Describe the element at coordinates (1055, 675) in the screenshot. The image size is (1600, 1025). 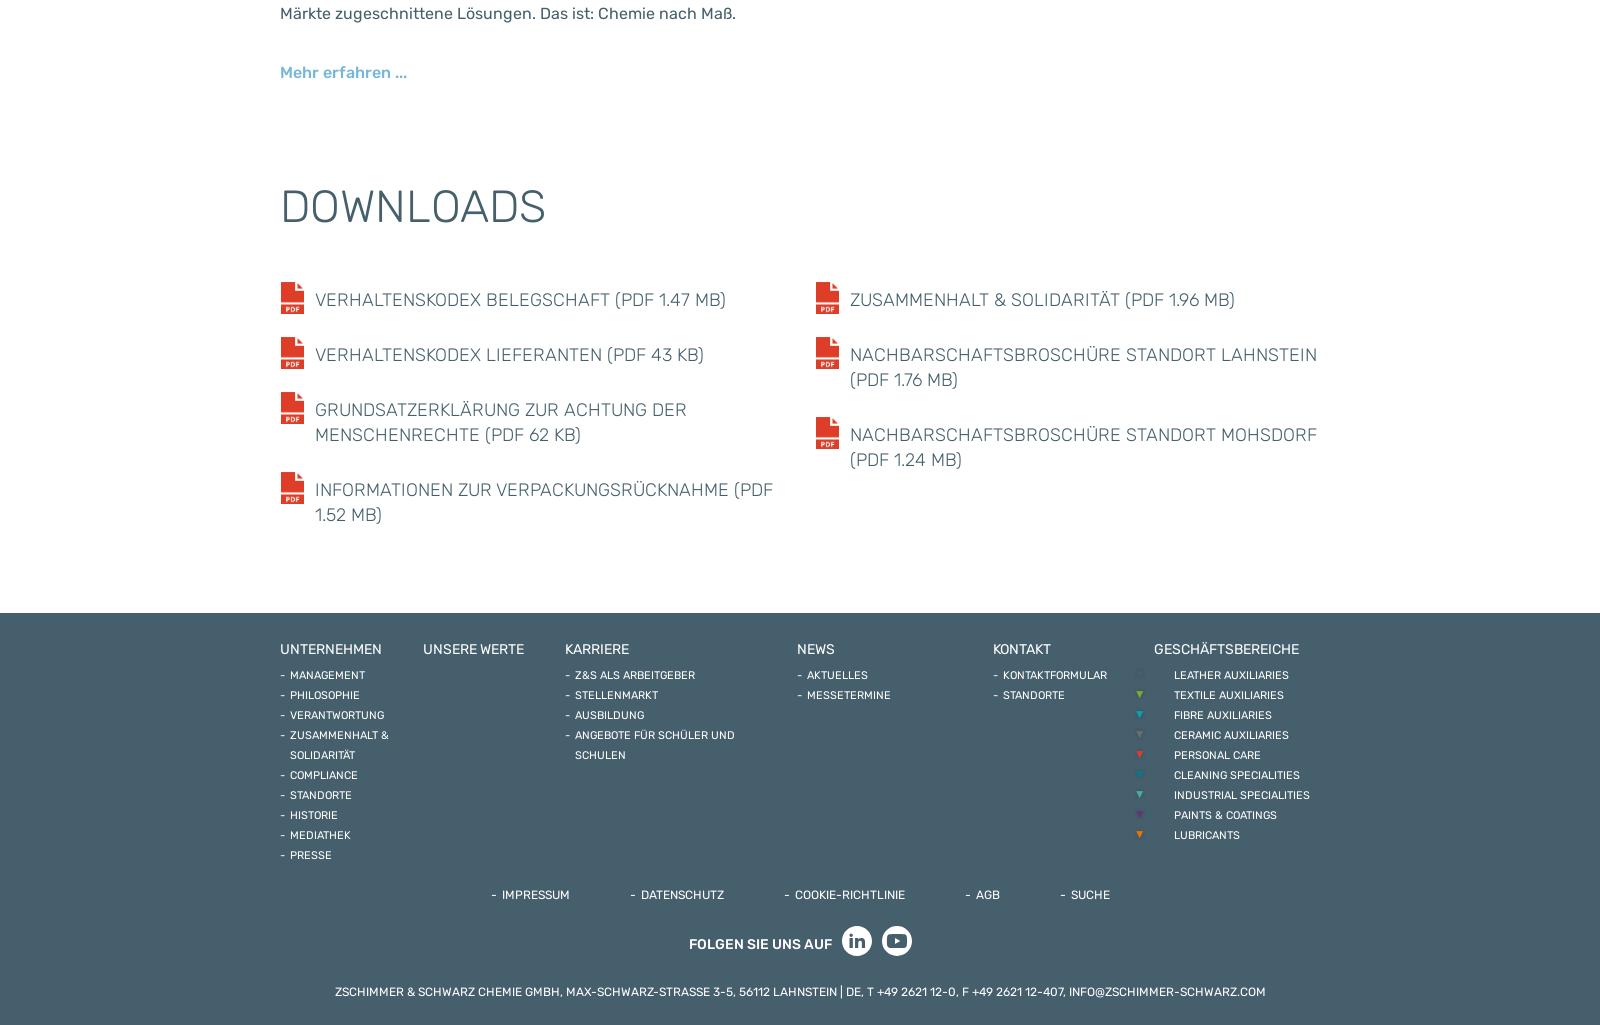
I see `'Kontaktformular'` at that location.